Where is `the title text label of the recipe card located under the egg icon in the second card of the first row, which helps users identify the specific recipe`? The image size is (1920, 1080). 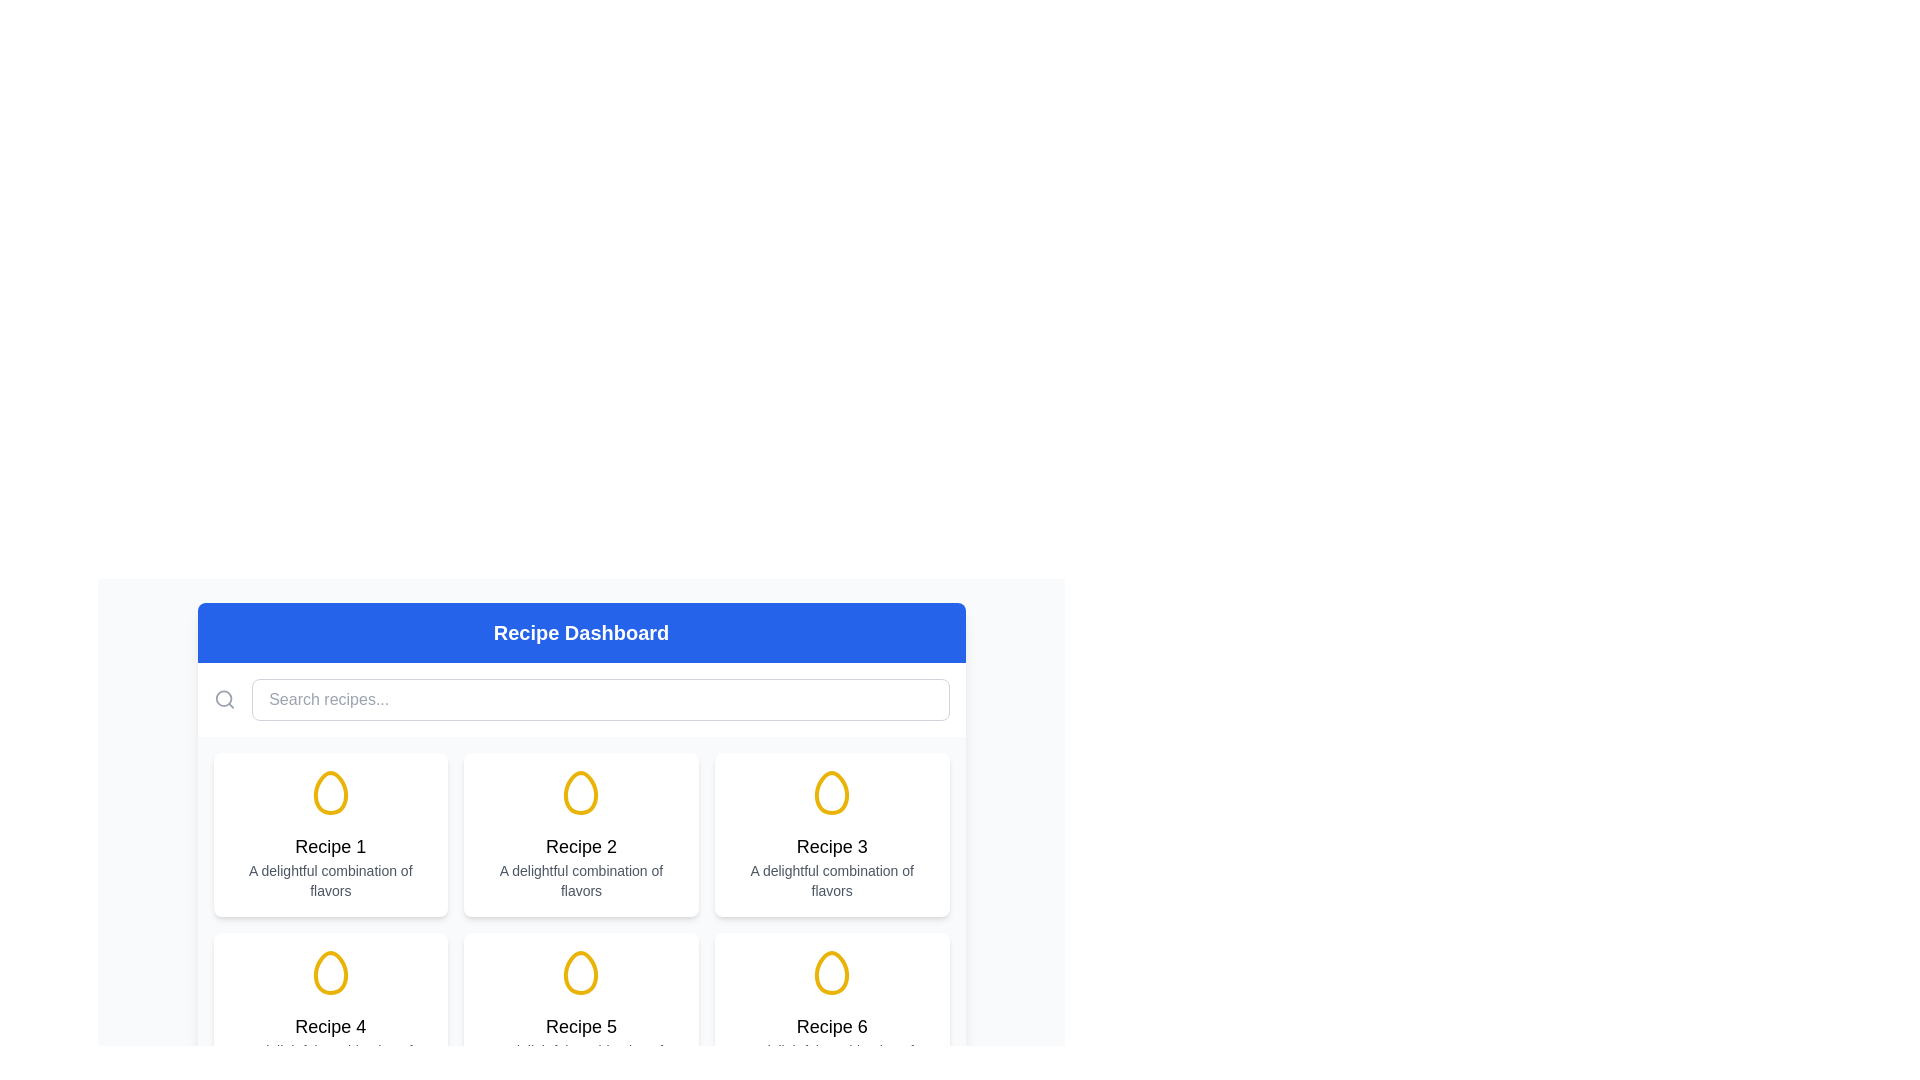 the title text label of the recipe card located under the egg icon in the second card of the first row, which helps users identify the specific recipe is located at coordinates (580, 847).